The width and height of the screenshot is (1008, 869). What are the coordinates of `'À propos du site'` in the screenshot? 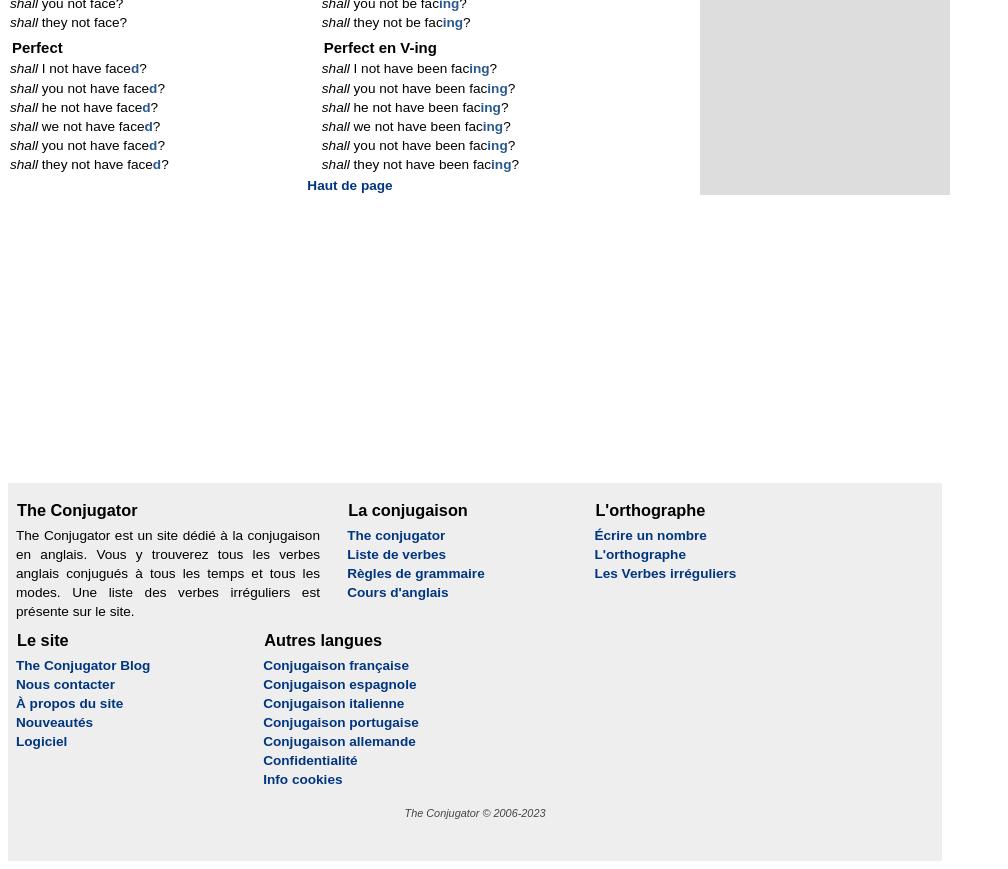 It's located at (69, 702).